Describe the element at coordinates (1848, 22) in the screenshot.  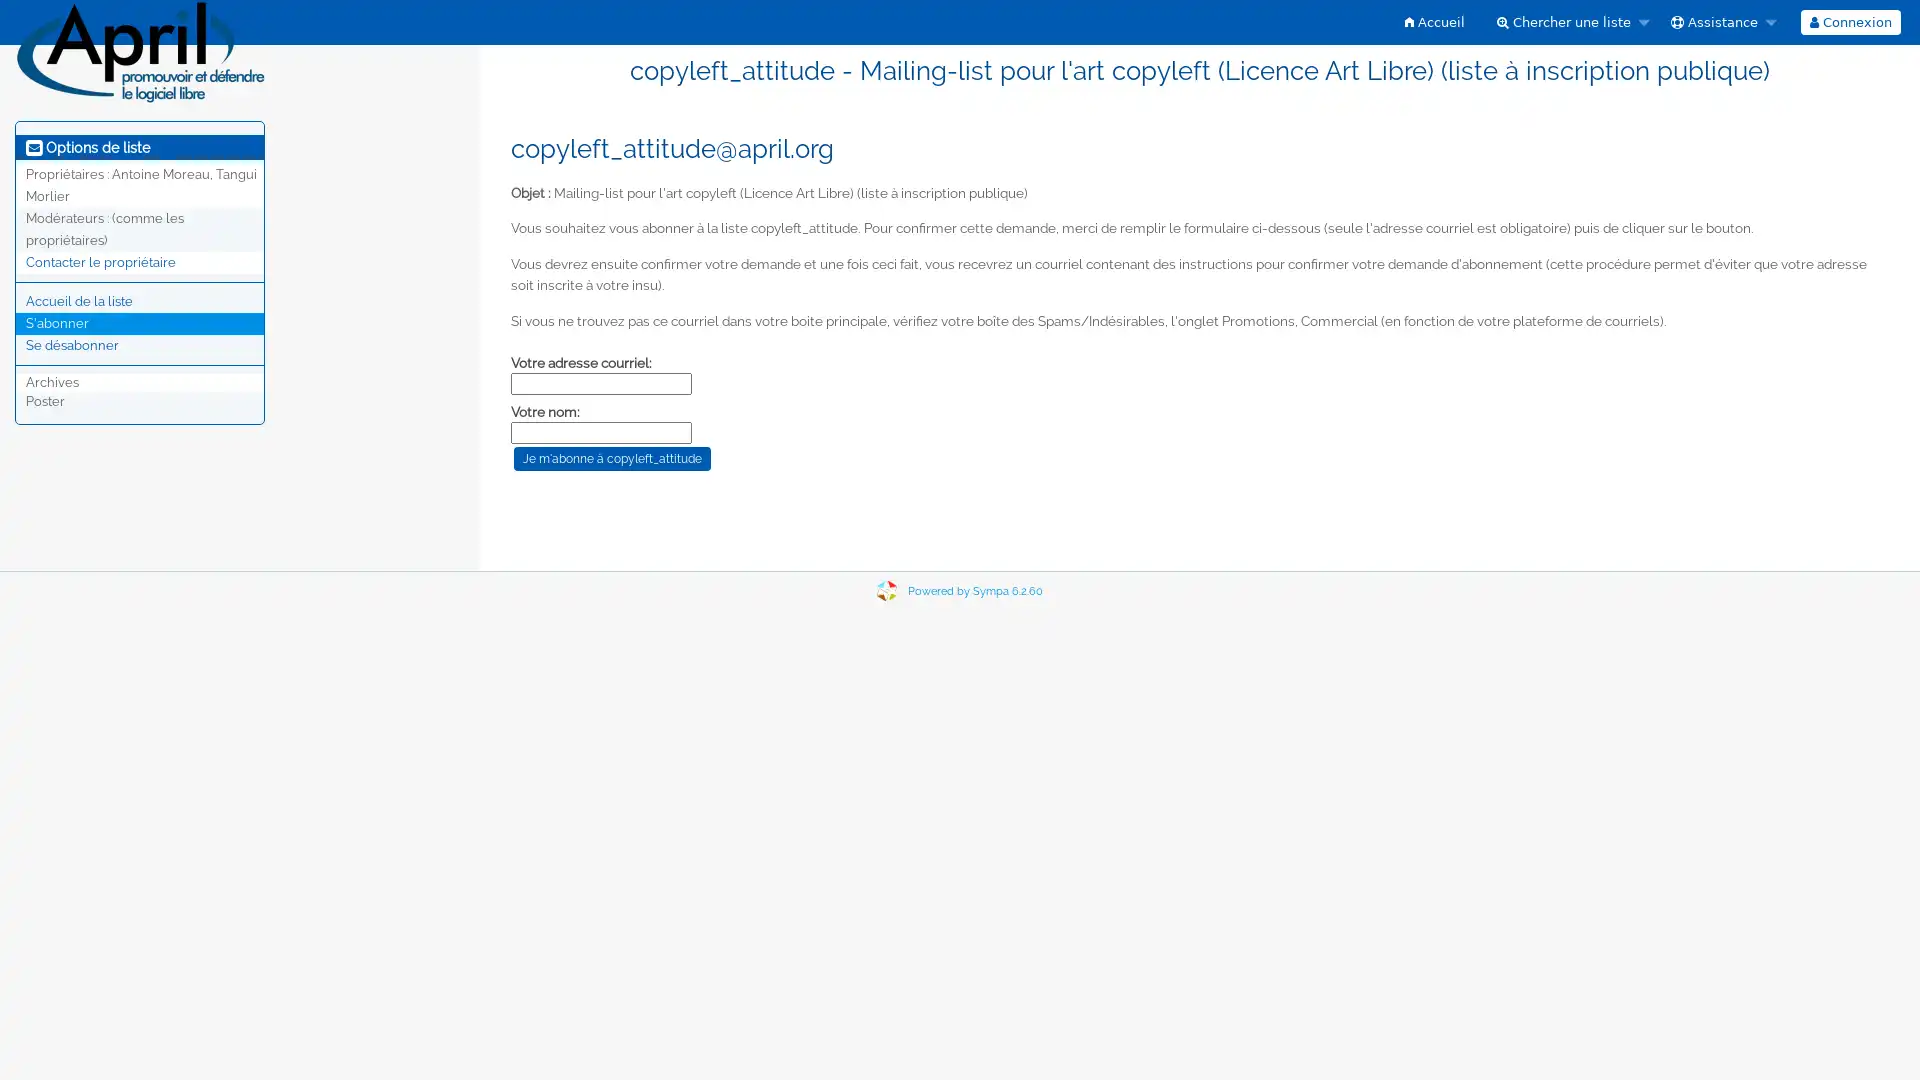
I see `Connexion` at that location.